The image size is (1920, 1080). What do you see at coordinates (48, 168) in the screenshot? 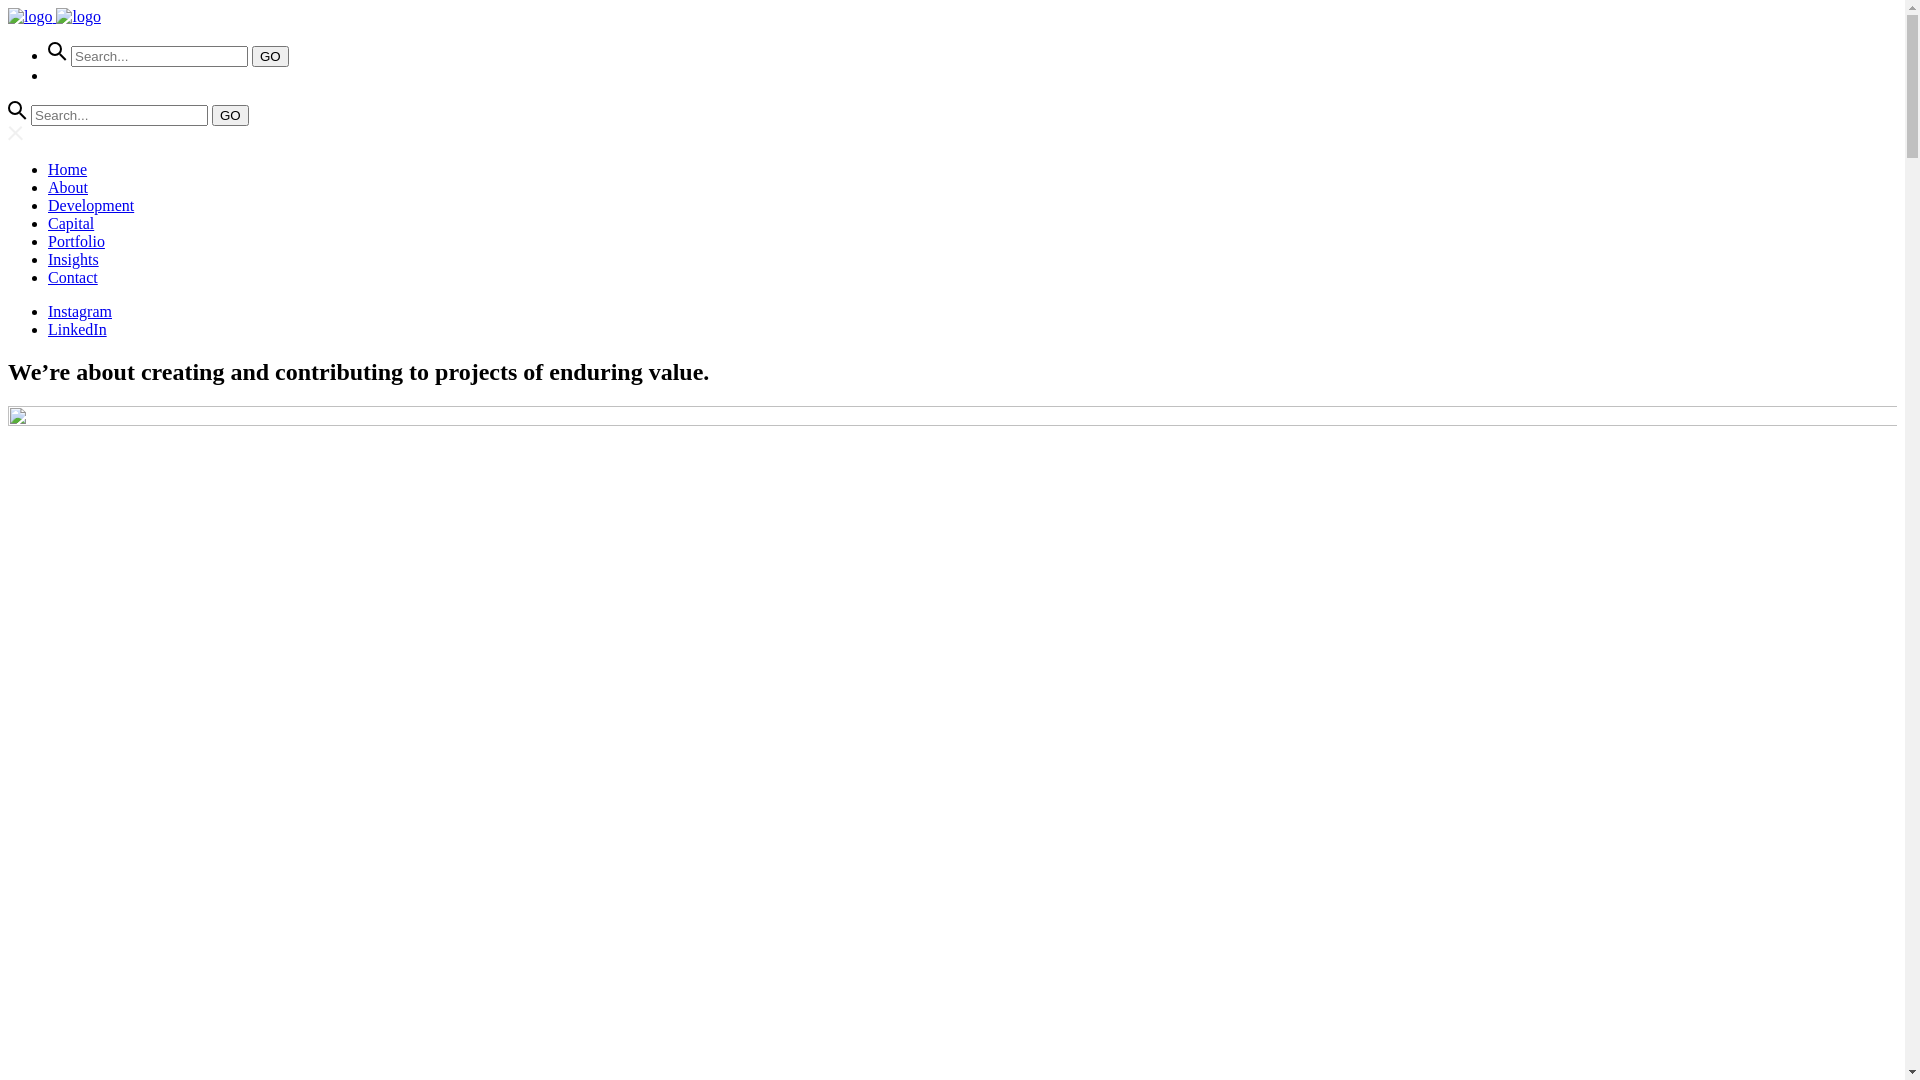
I see `'Home'` at bounding box center [48, 168].